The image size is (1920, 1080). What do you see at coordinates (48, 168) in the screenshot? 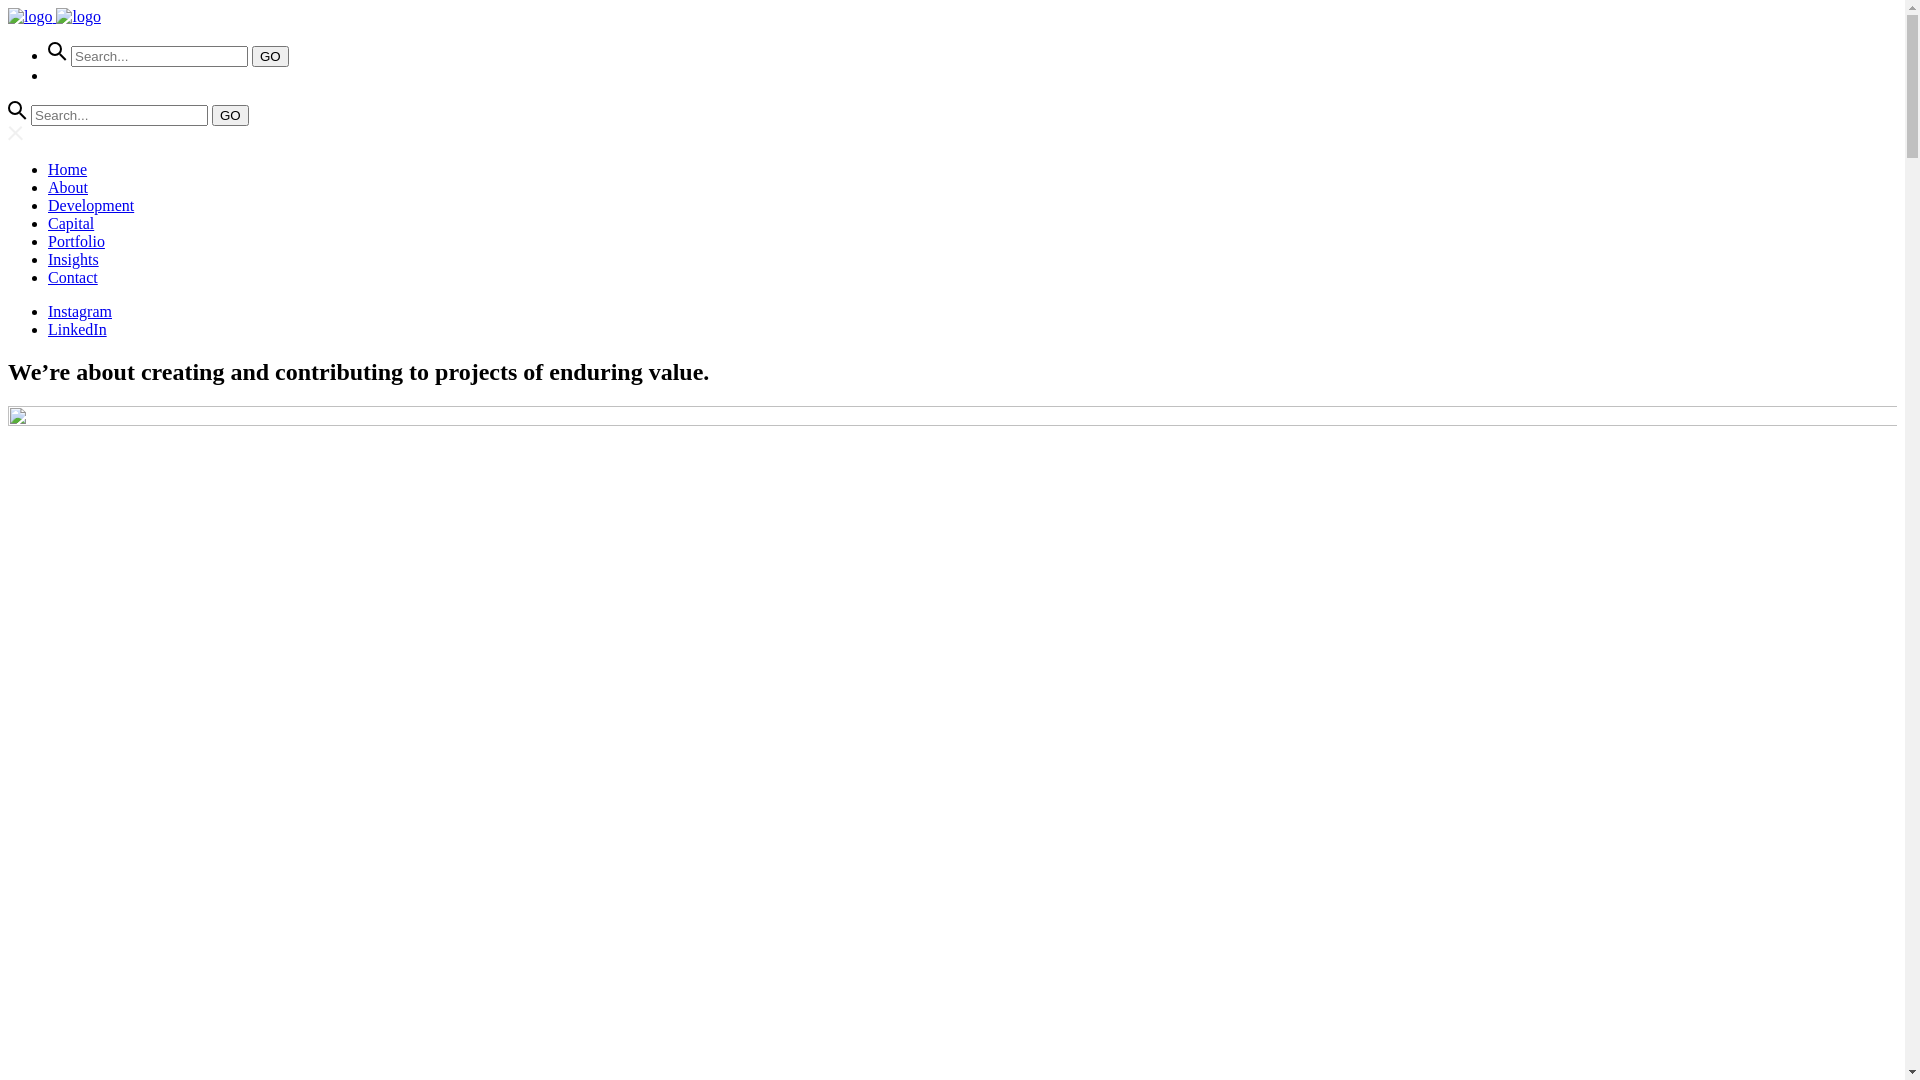
I see `'Home'` at bounding box center [48, 168].